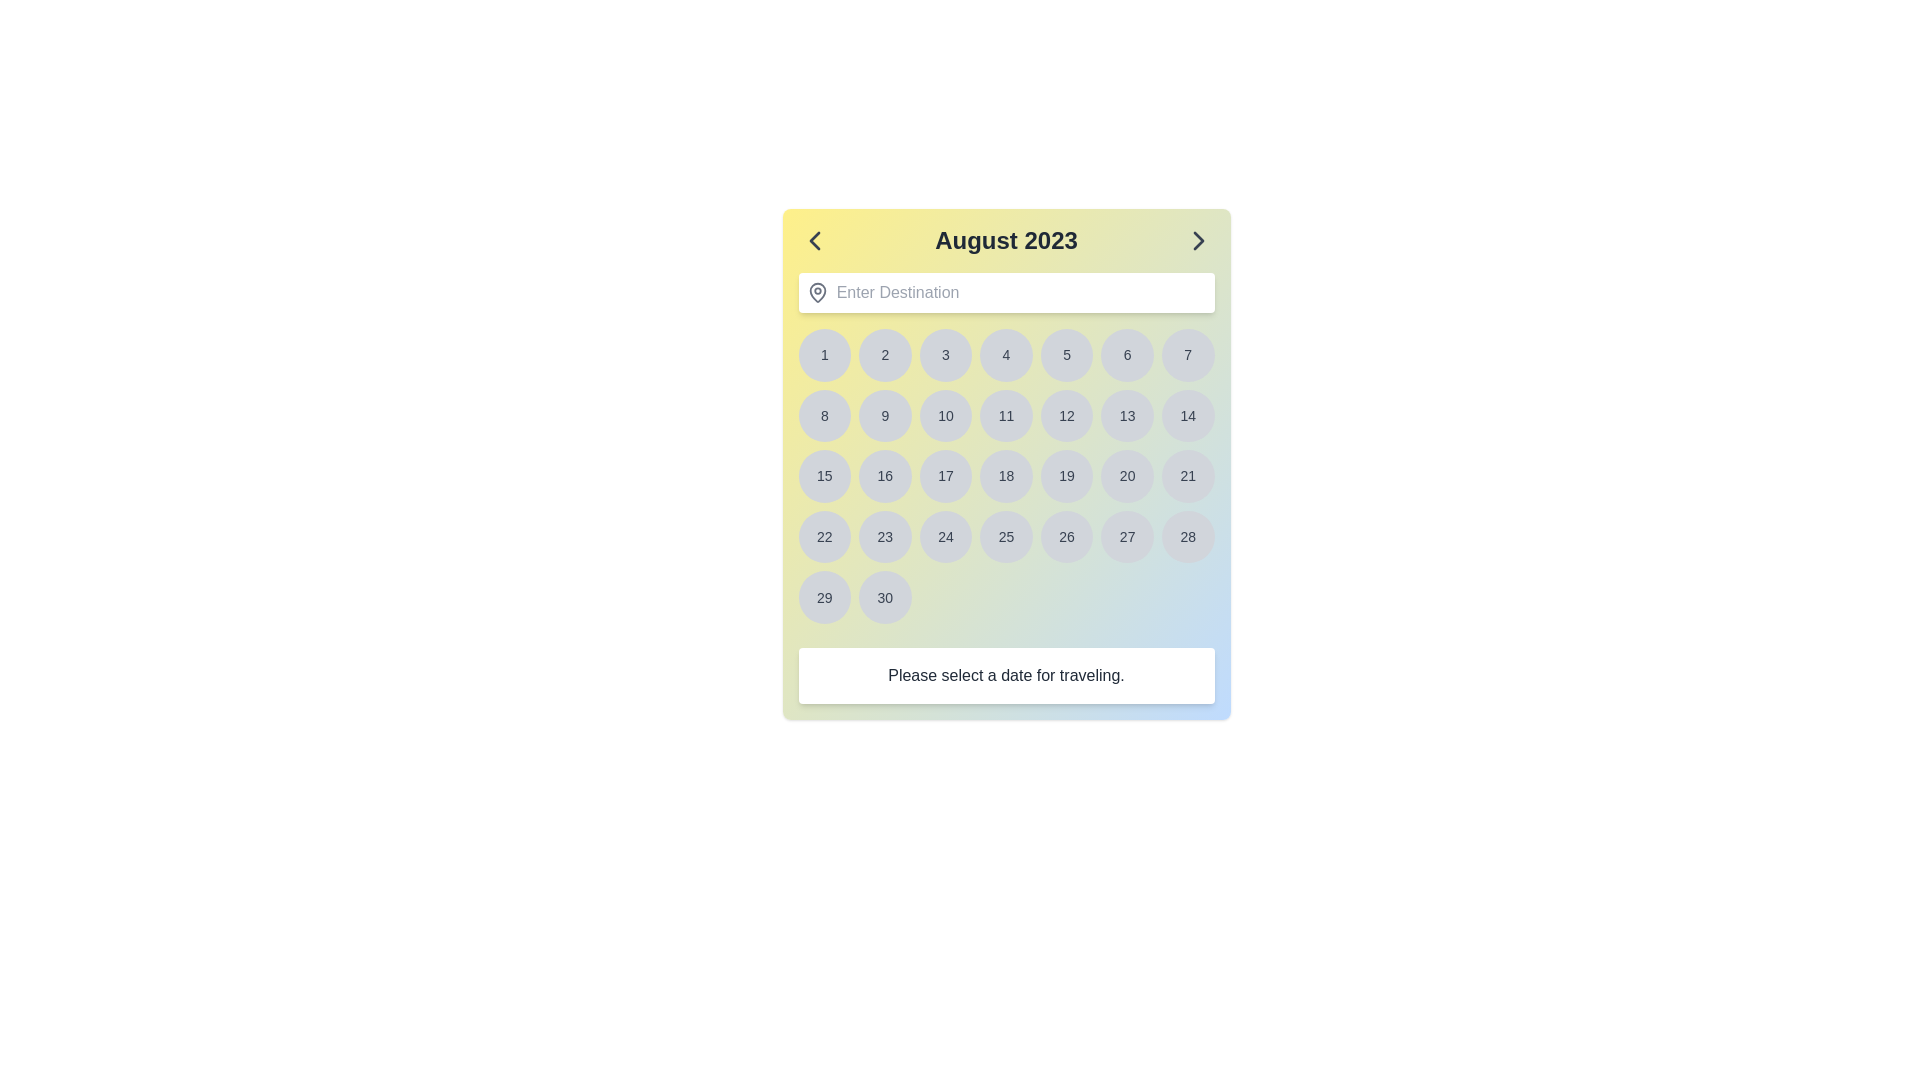 The height and width of the screenshot is (1080, 1920). I want to click on the map pin icon located next to the 'Enter Destination' input field, so click(817, 293).